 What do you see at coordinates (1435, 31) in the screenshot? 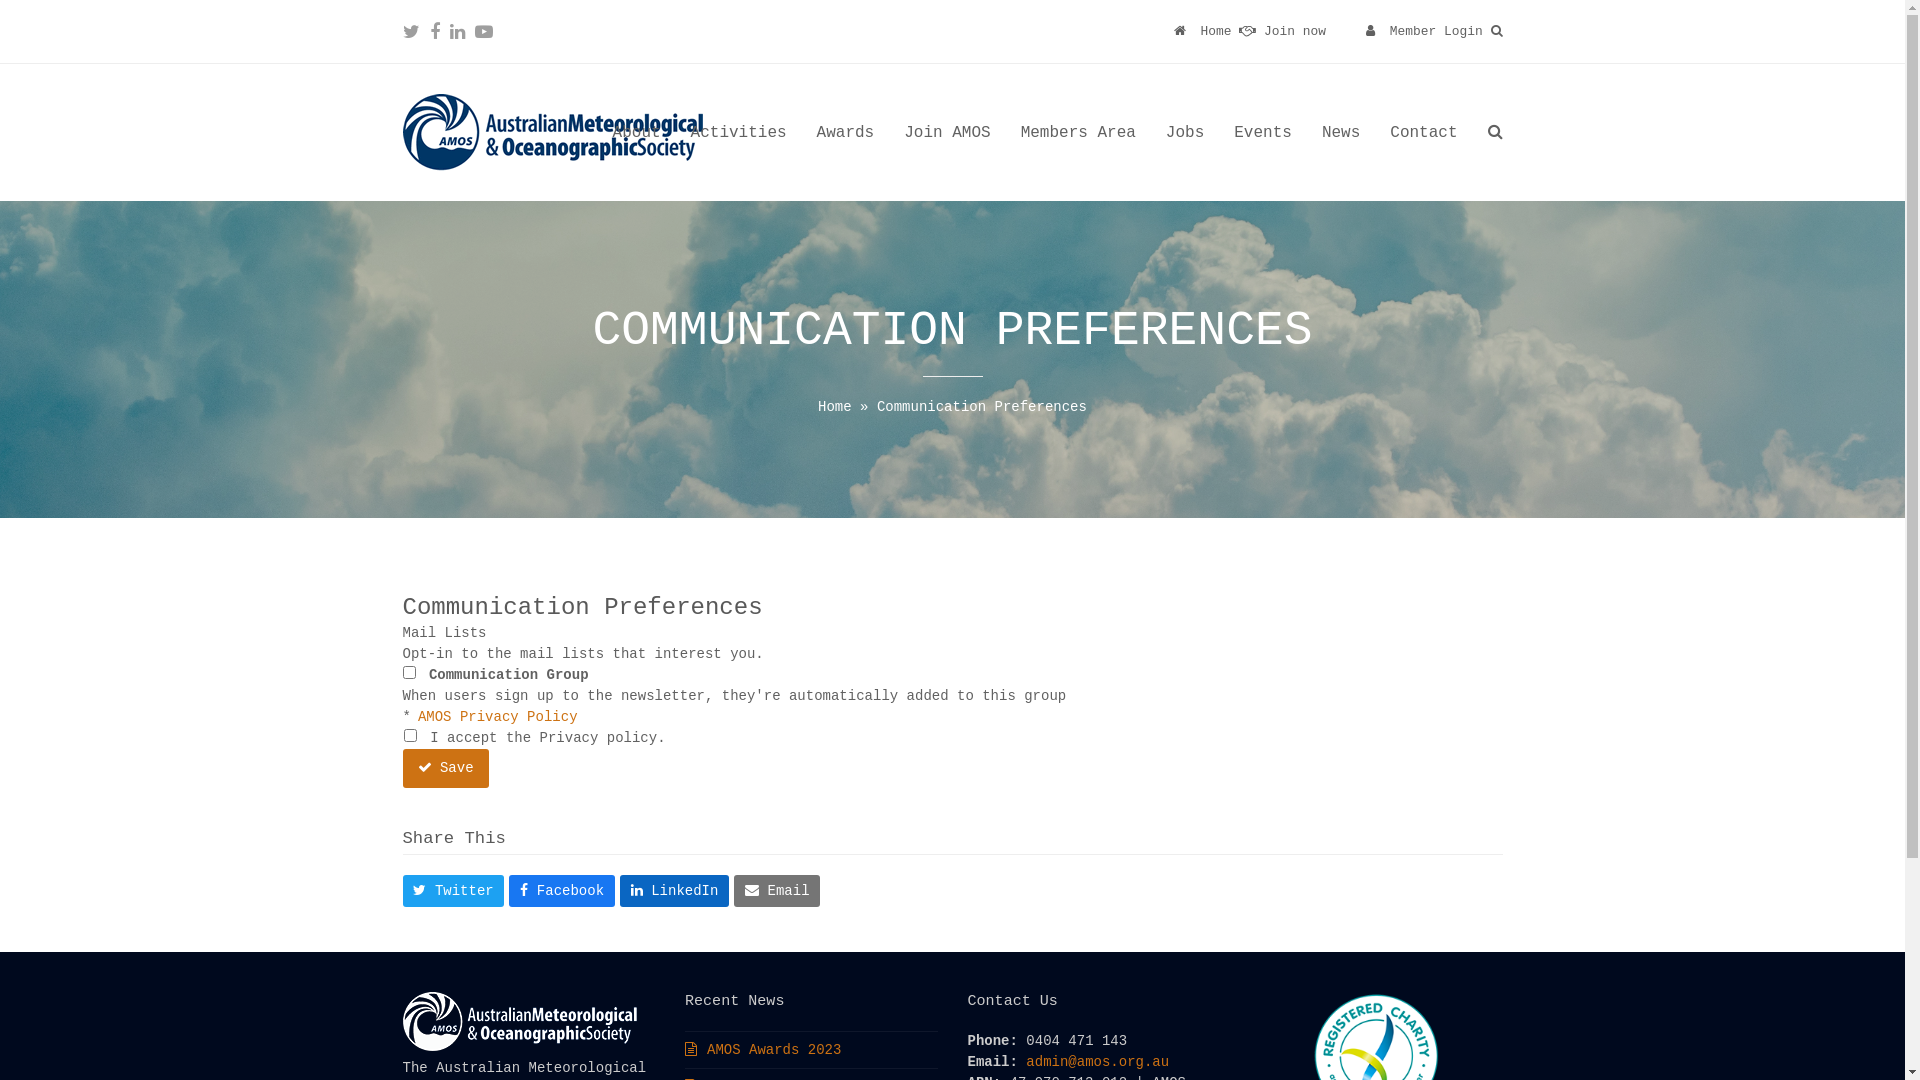
I see `'Member Login'` at bounding box center [1435, 31].